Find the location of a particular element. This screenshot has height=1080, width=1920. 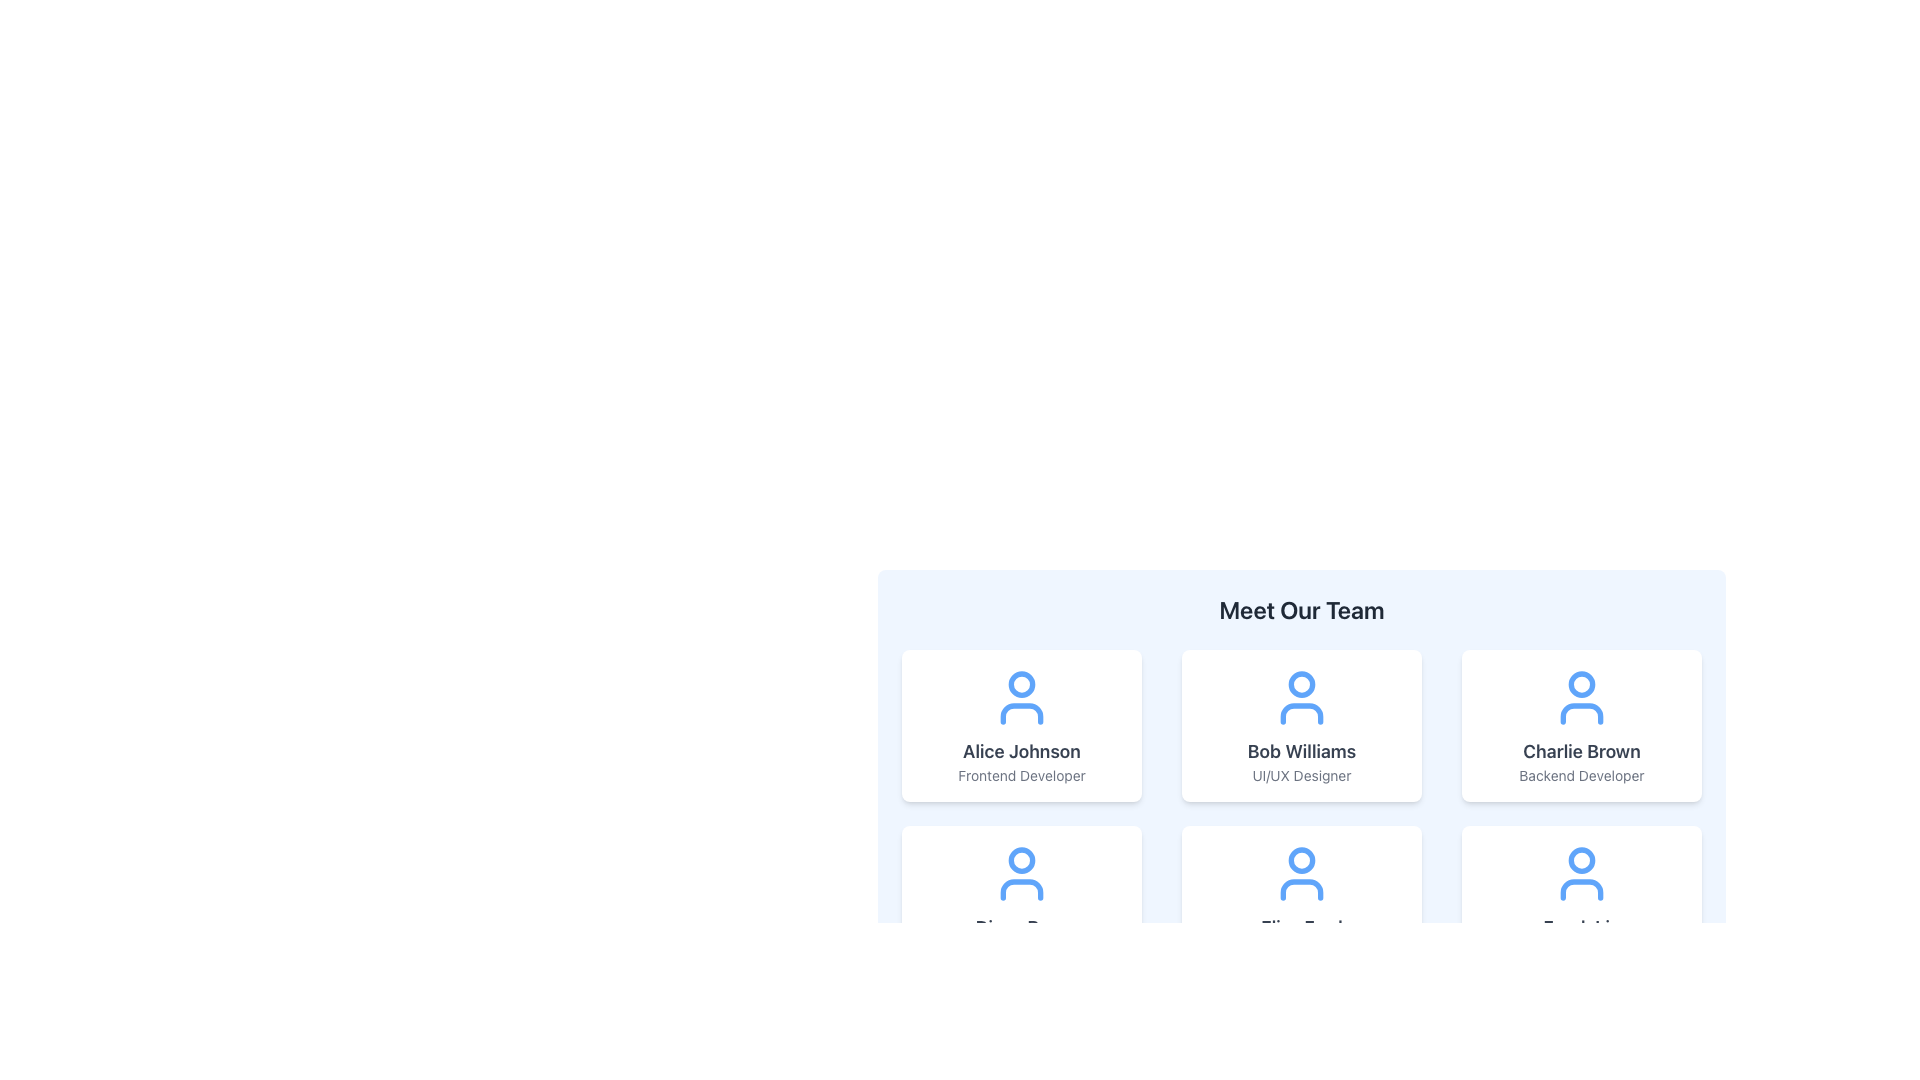

the circular graphical element with a blue border and white fill representing the head of the avatar icon for Alice Johnson, the Frontend Developer, in the 'Meet Our Team' section is located at coordinates (1021, 682).